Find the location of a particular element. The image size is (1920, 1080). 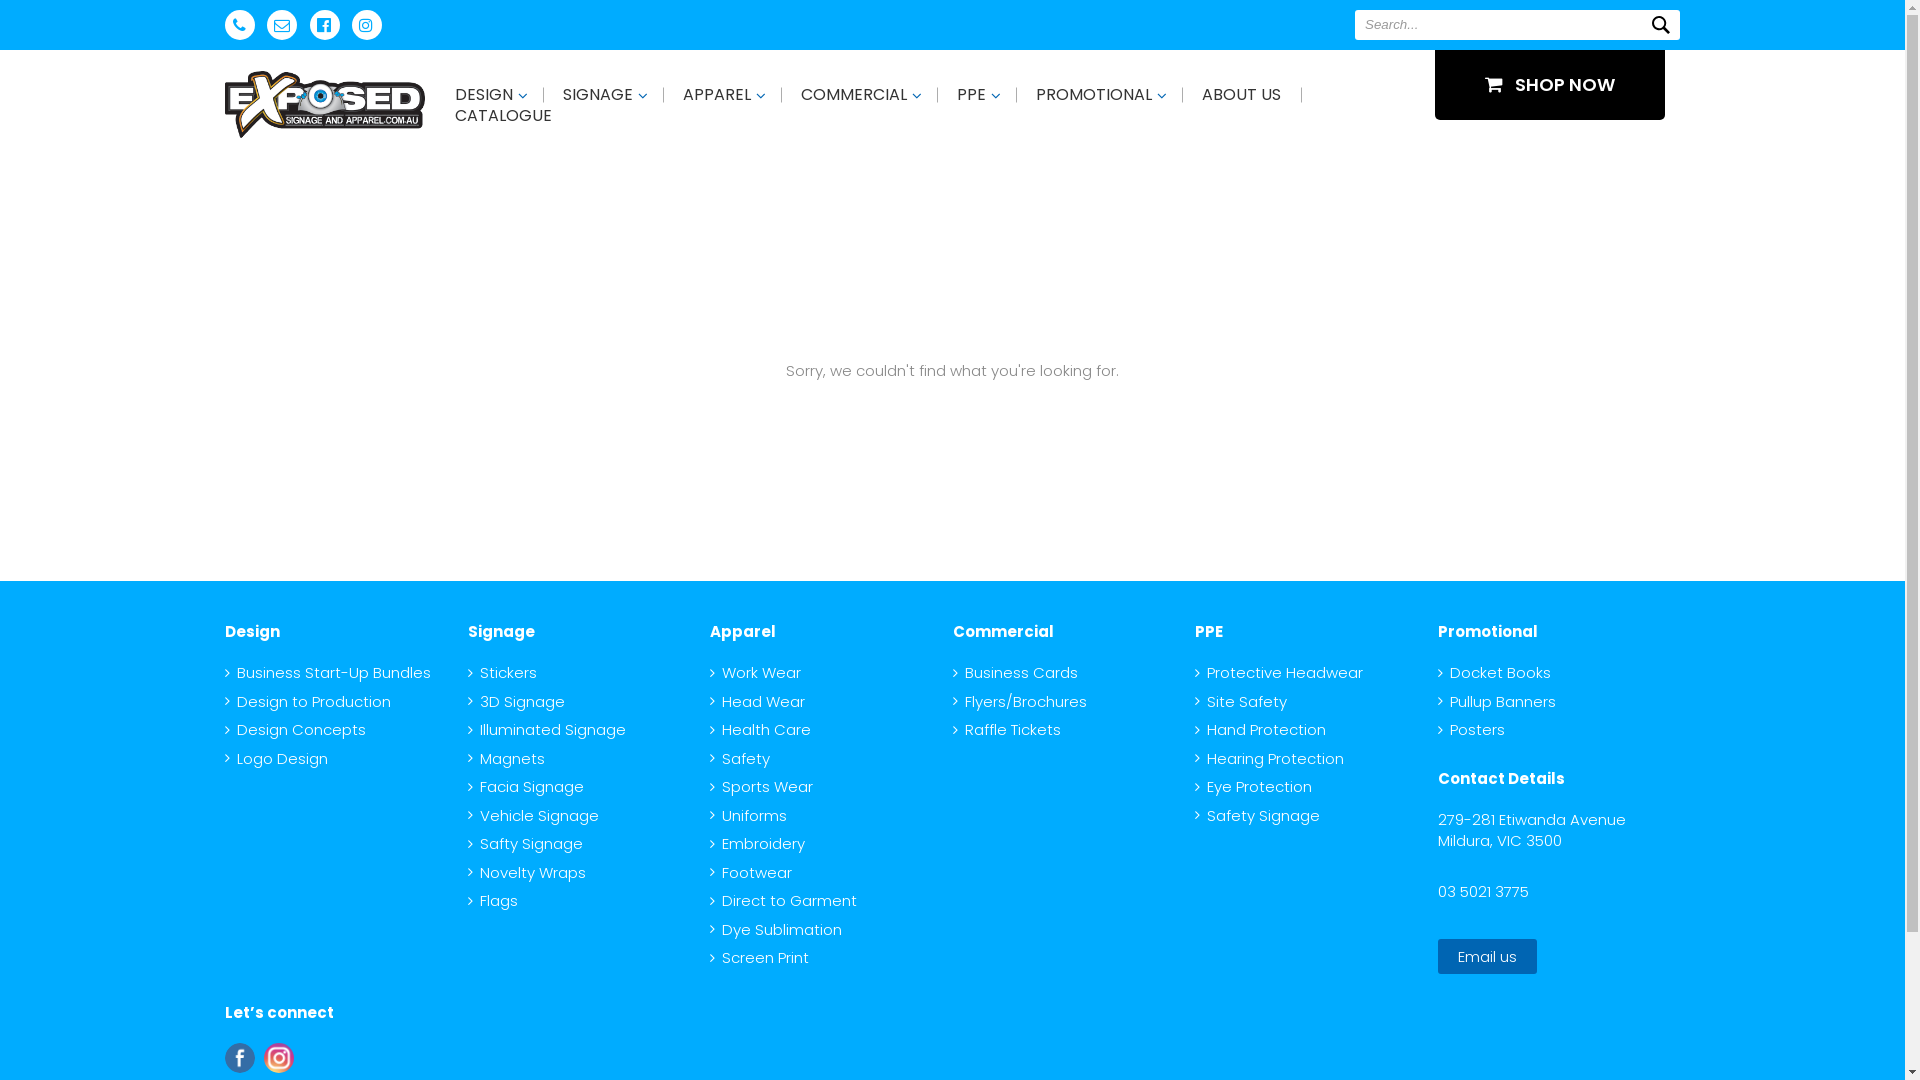

'Site Safety' is located at coordinates (1240, 699).